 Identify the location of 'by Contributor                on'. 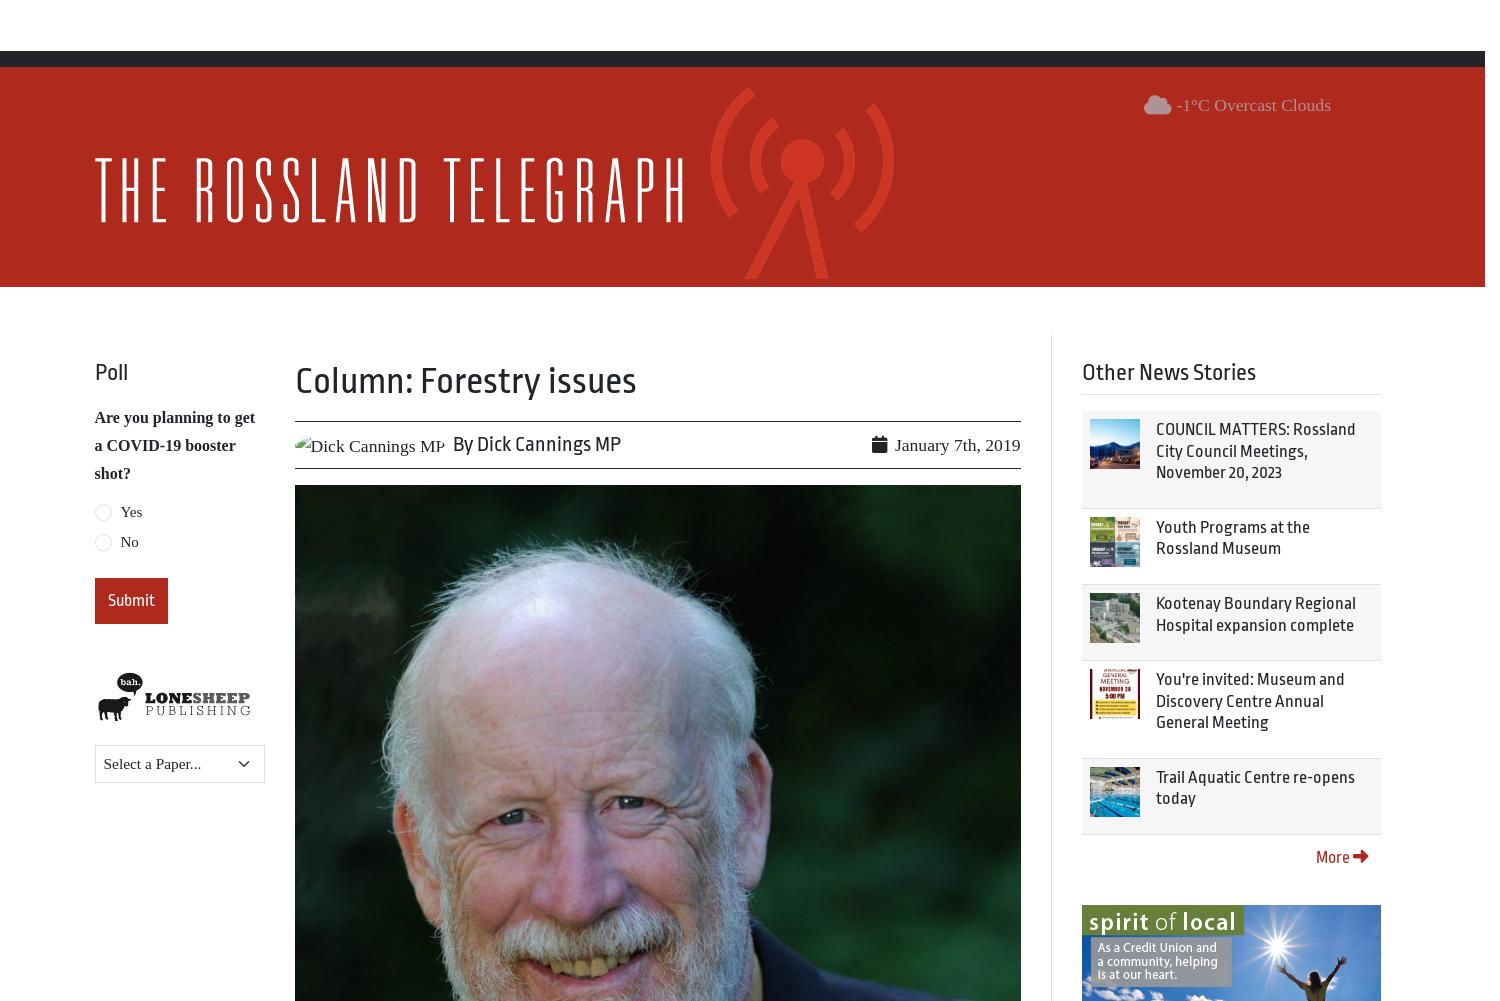
(612, 812).